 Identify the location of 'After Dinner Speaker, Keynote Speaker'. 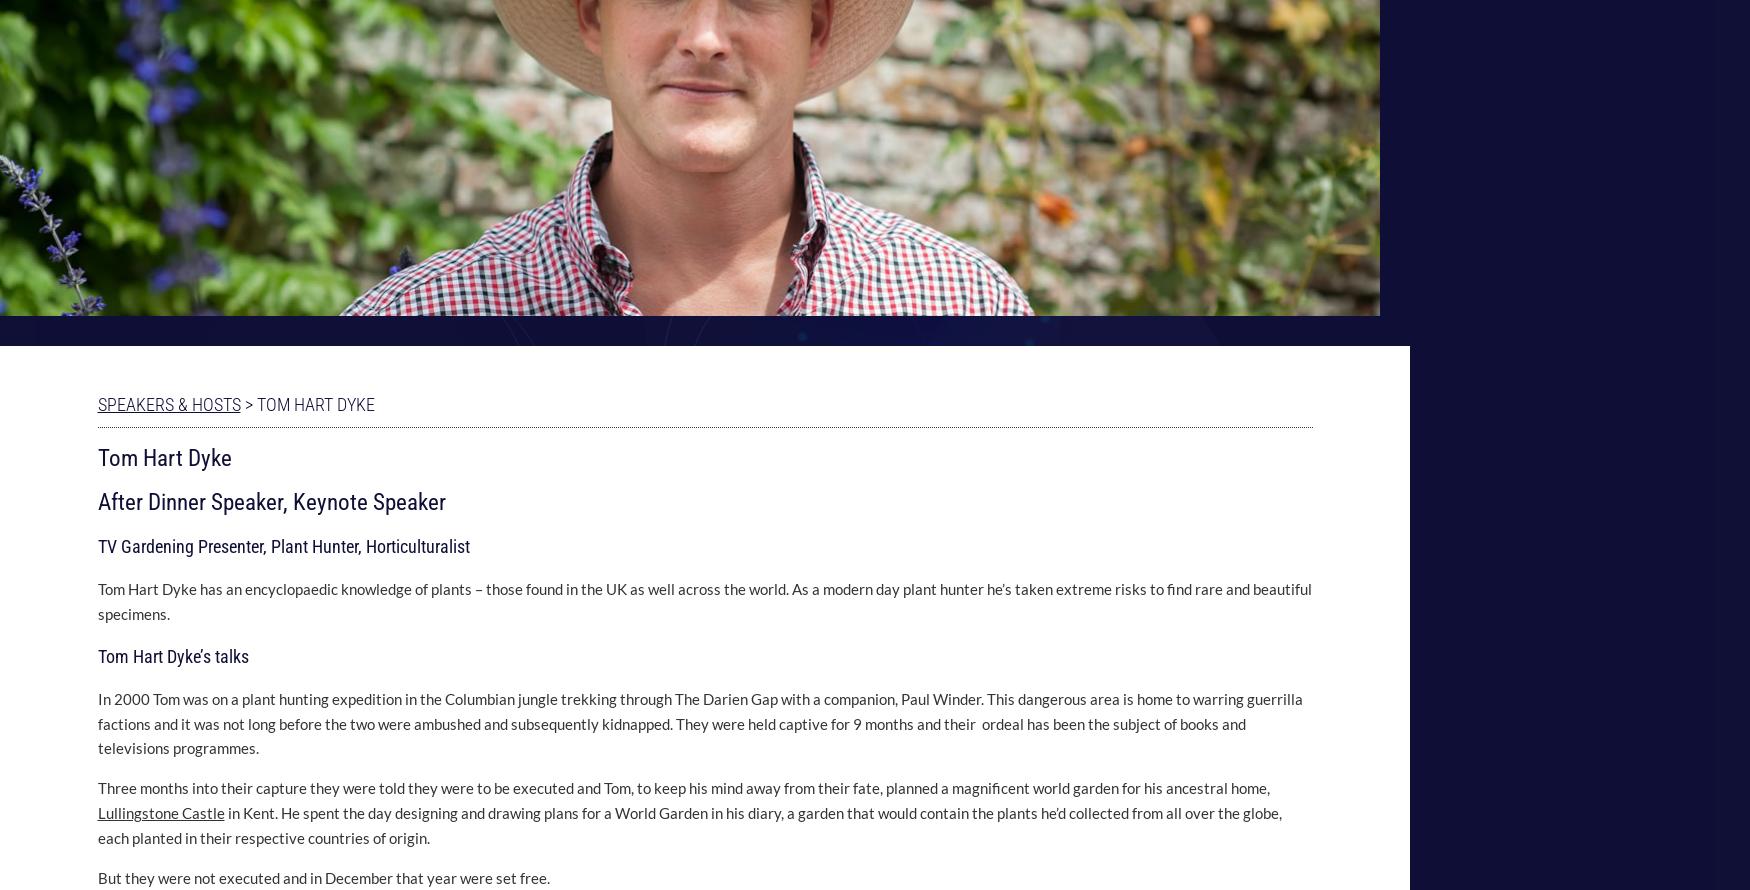
(270, 501).